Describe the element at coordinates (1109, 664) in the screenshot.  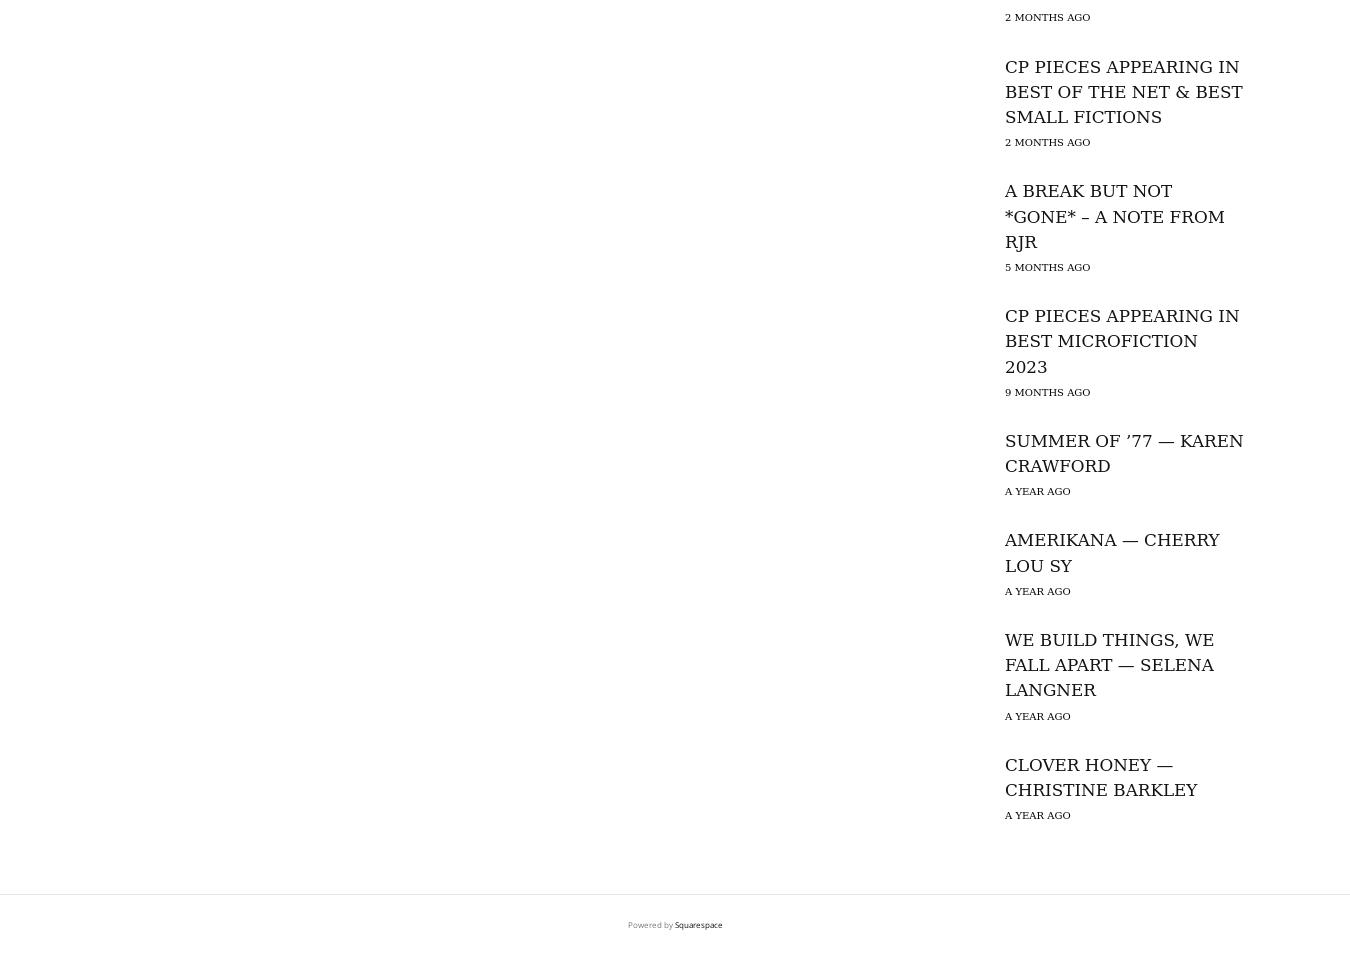
I see `'WE BUILD THINGS, WE FALL APART — SELENA LANGNER'` at that location.